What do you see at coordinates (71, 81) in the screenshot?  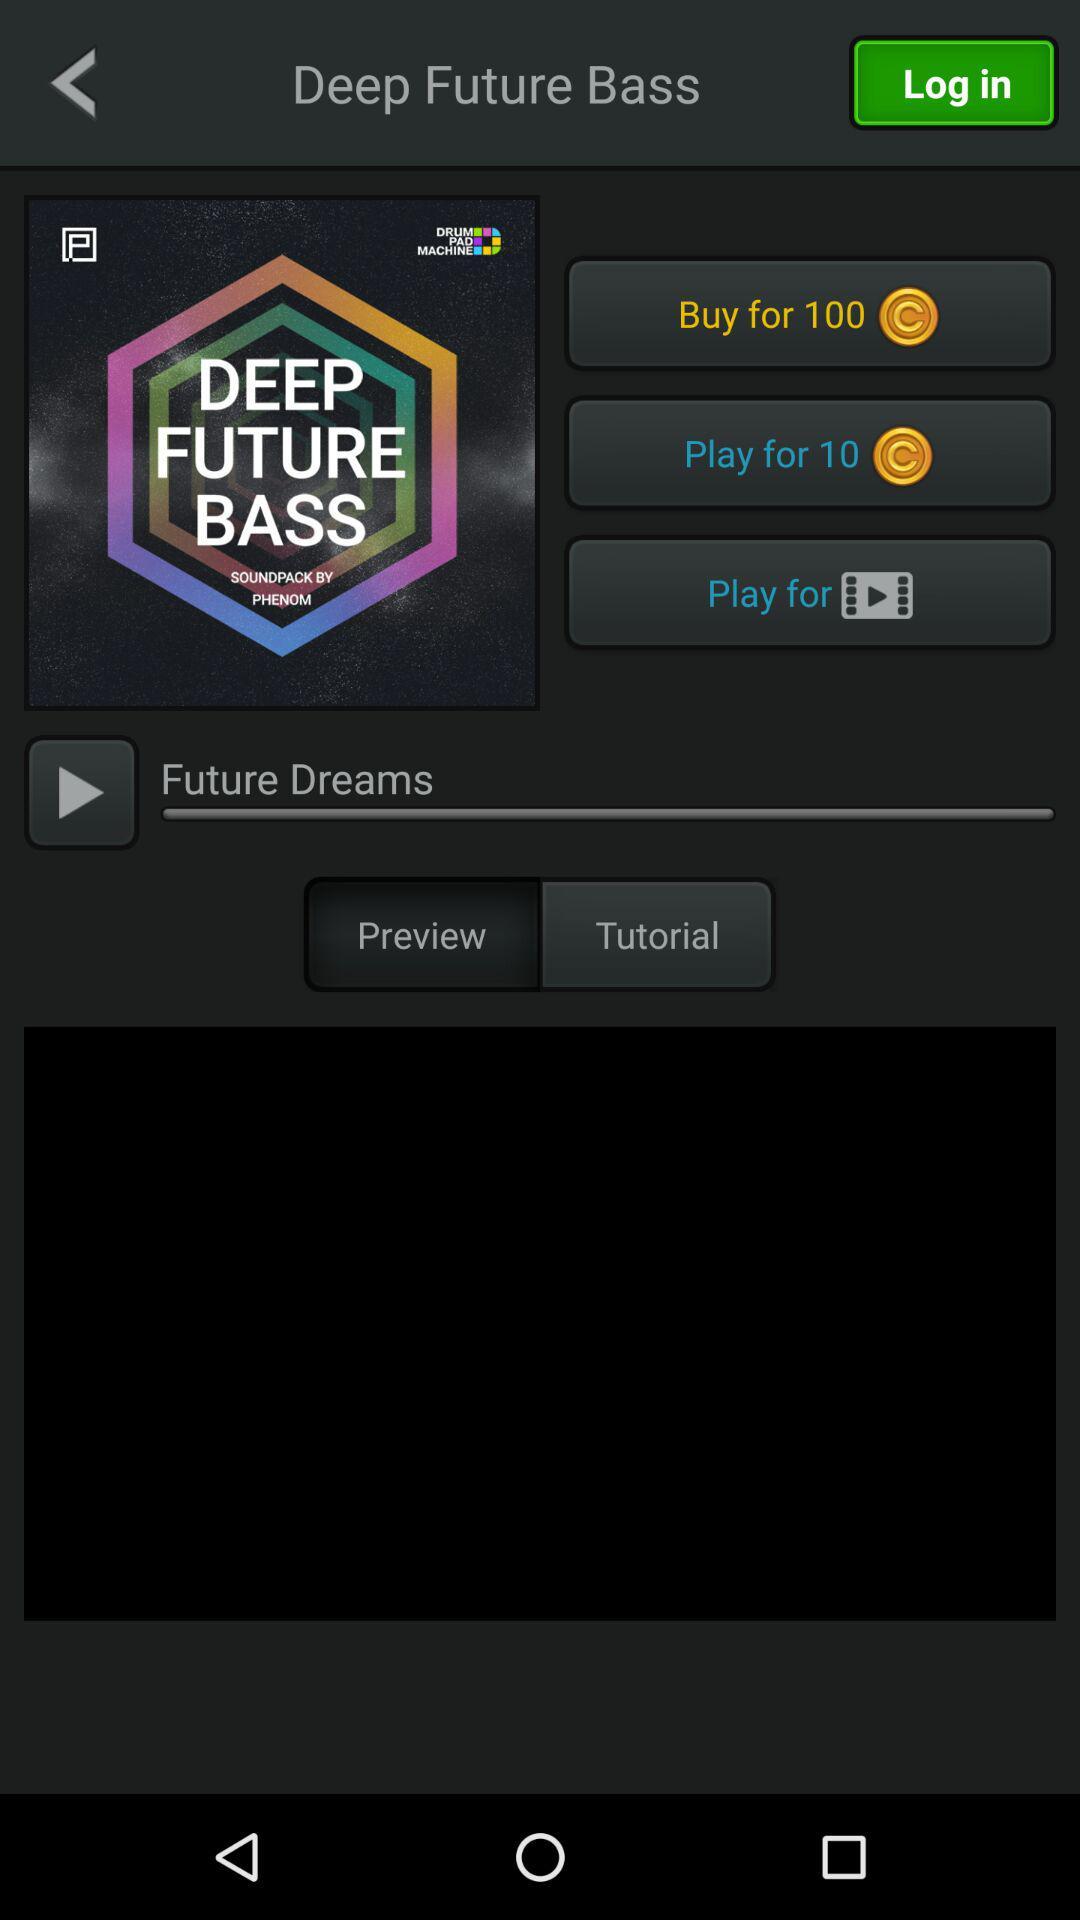 I see `the arrow_backward icon` at bounding box center [71, 81].